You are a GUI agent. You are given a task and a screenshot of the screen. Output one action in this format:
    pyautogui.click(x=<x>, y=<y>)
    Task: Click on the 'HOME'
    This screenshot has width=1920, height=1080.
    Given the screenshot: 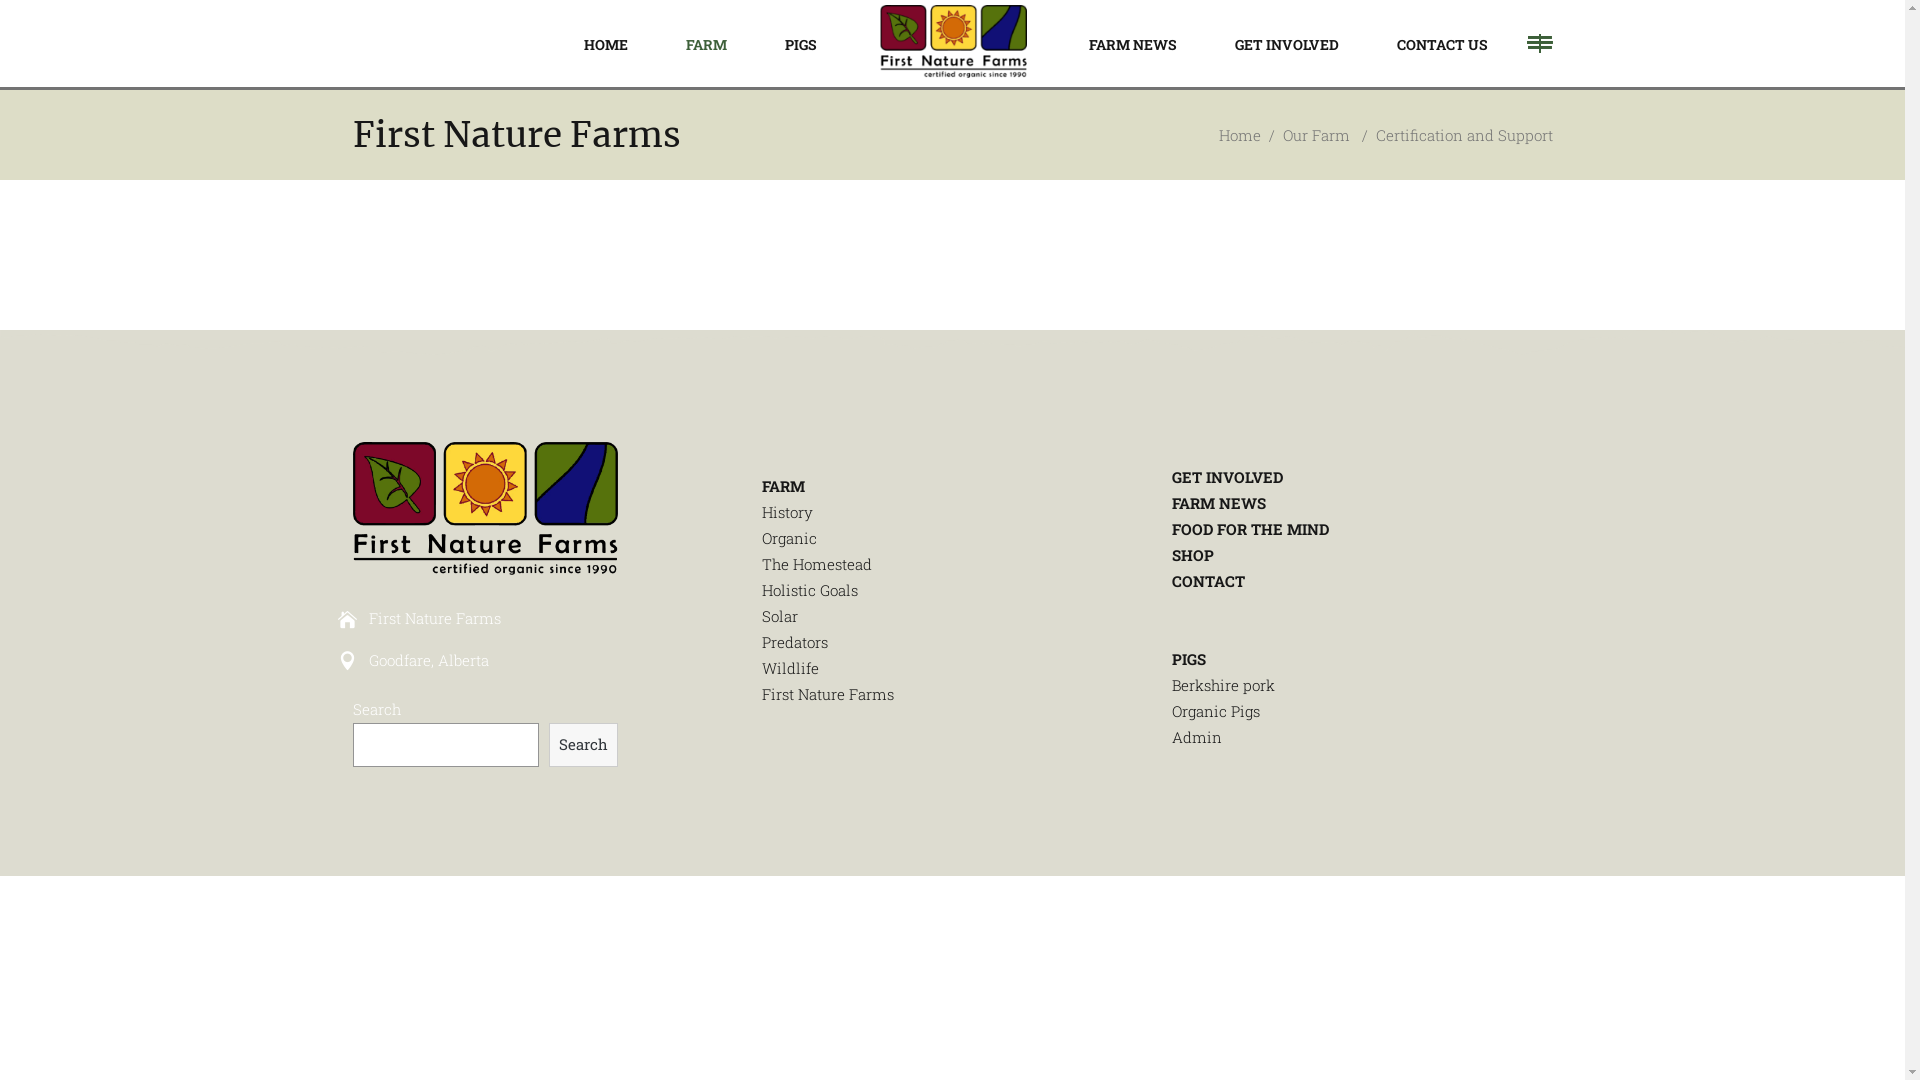 What is the action you would take?
    pyautogui.click(x=603, y=43)
    